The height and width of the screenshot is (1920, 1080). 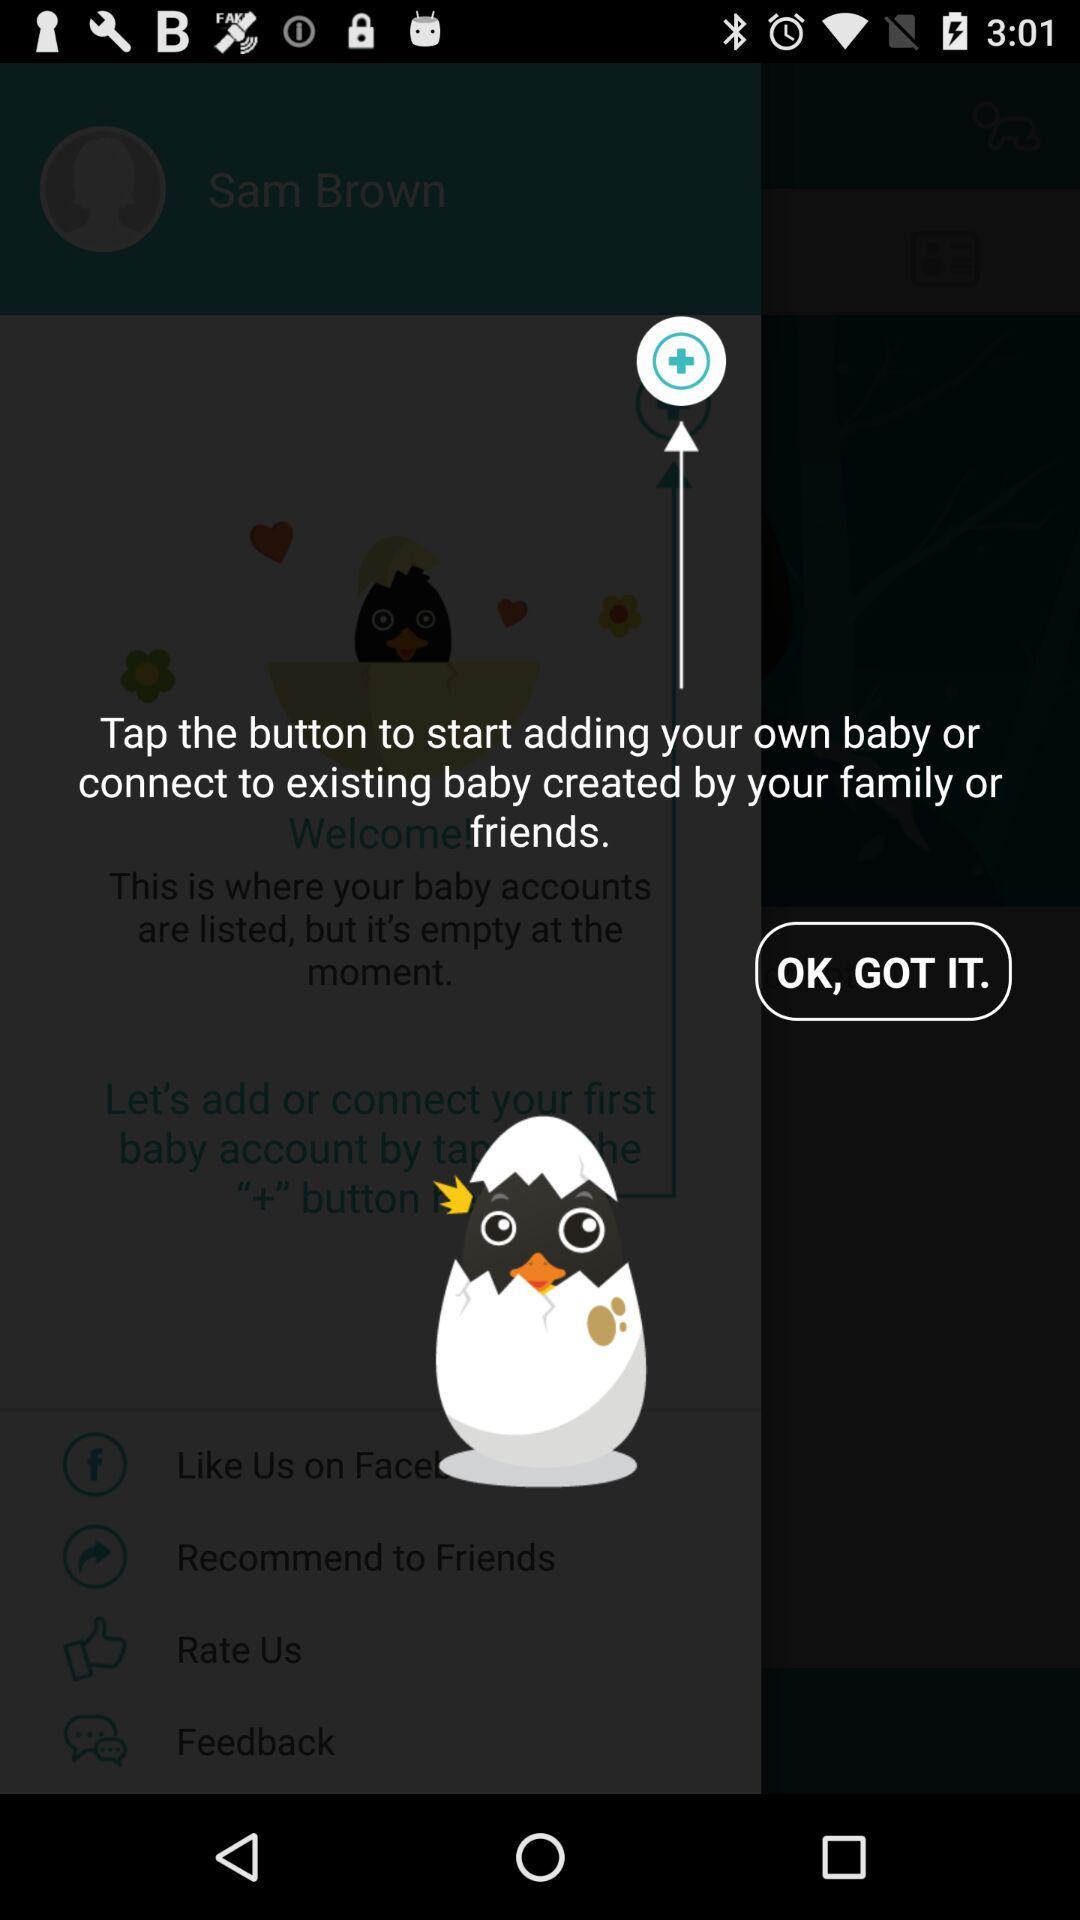 I want to click on add/ create your own baby, so click(x=680, y=361).